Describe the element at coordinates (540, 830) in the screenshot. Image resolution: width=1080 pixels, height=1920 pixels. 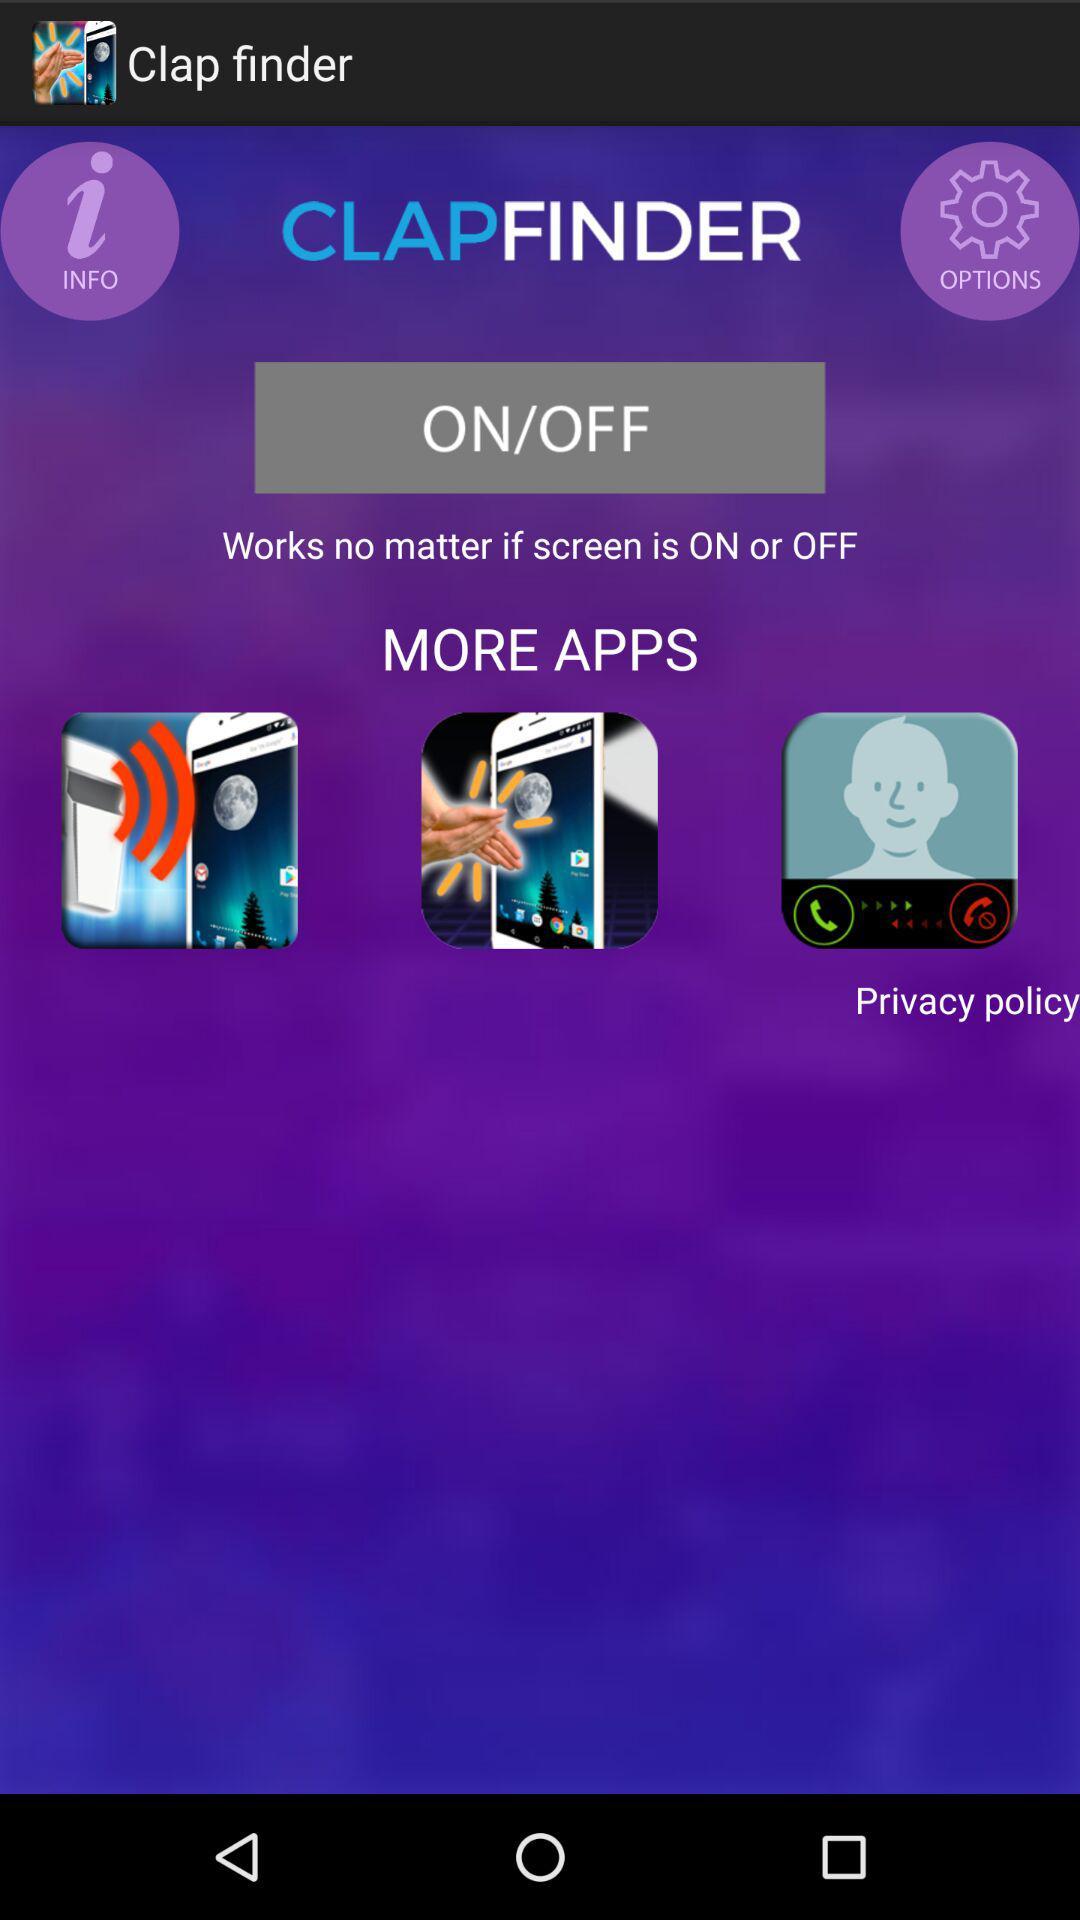
I see `the item above privacy policy icon` at that location.